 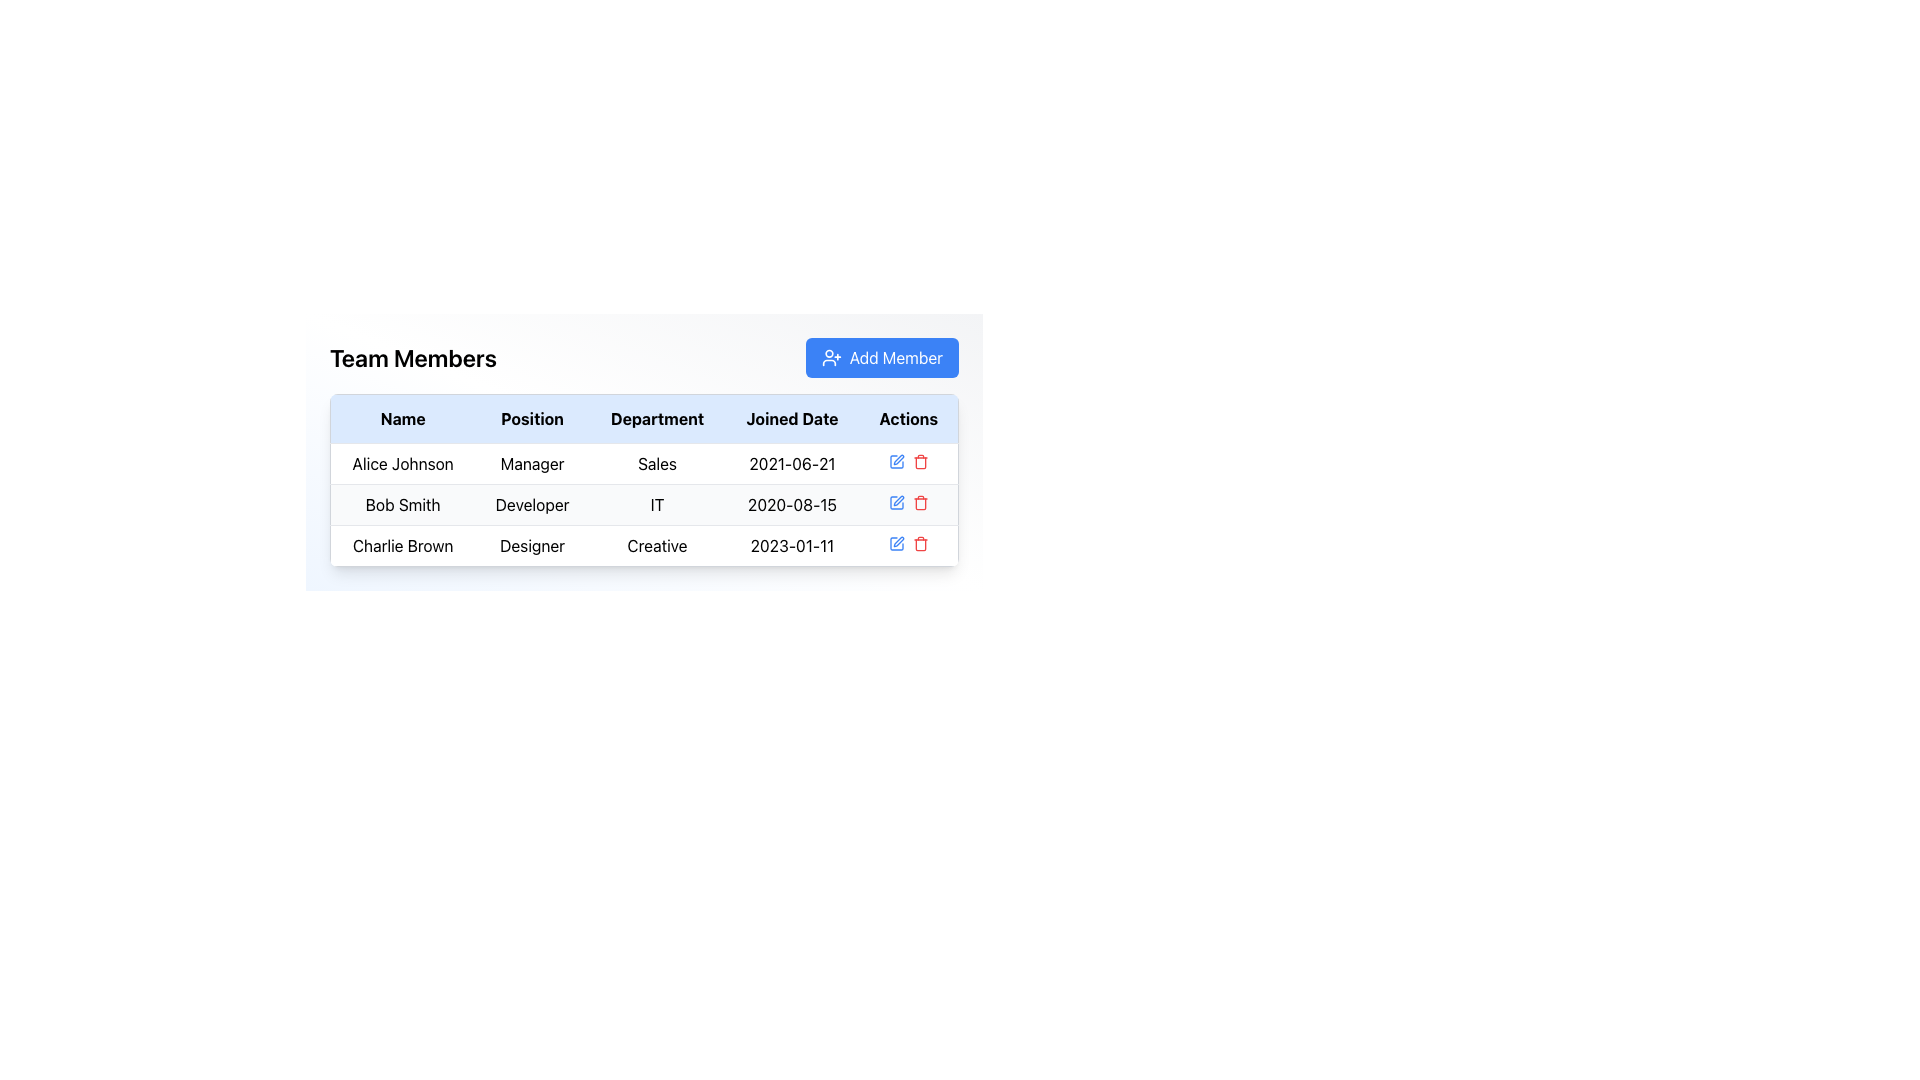 I want to click on the icon component representing part of the graphical metaphor for editing in the Actions column of the table, located at the right-hand side of the second row, so click(x=895, y=501).